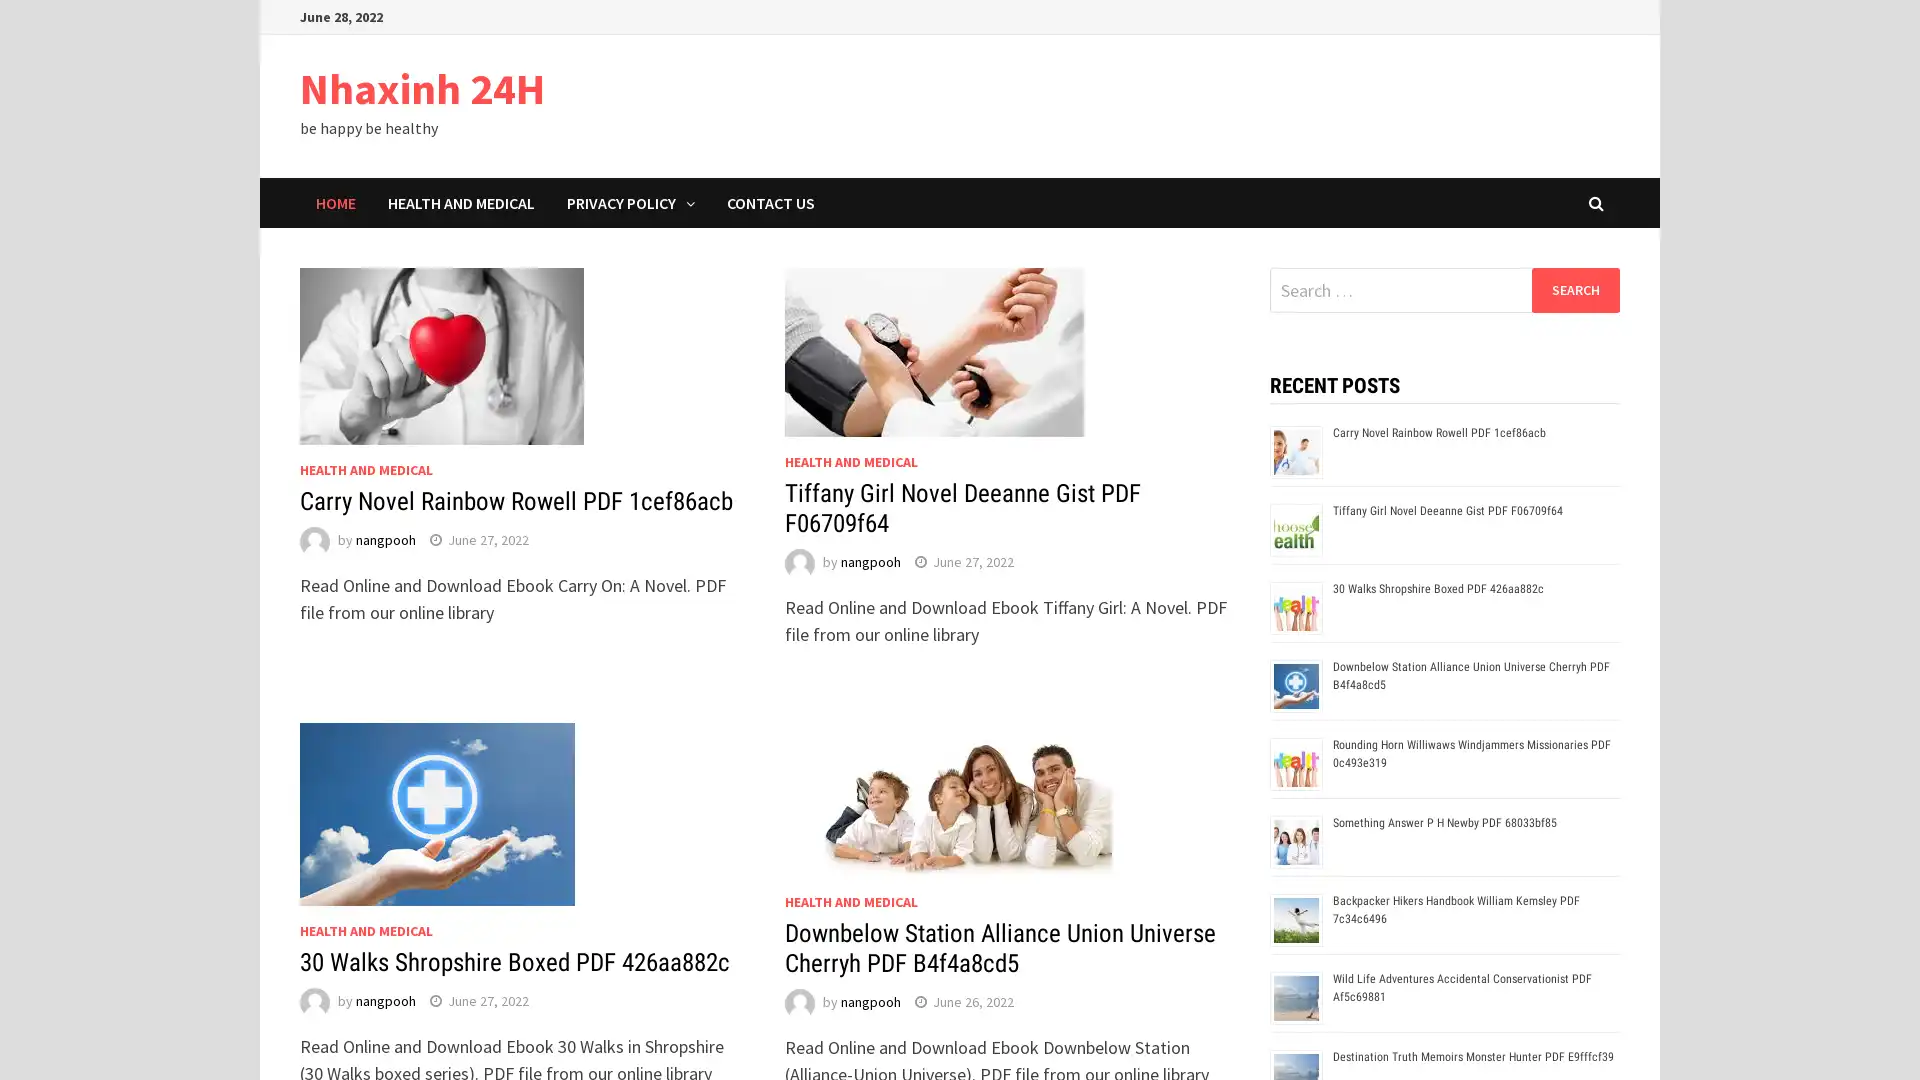 The height and width of the screenshot is (1080, 1920). What do you see at coordinates (1574, 289) in the screenshot?
I see `Search` at bounding box center [1574, 289].